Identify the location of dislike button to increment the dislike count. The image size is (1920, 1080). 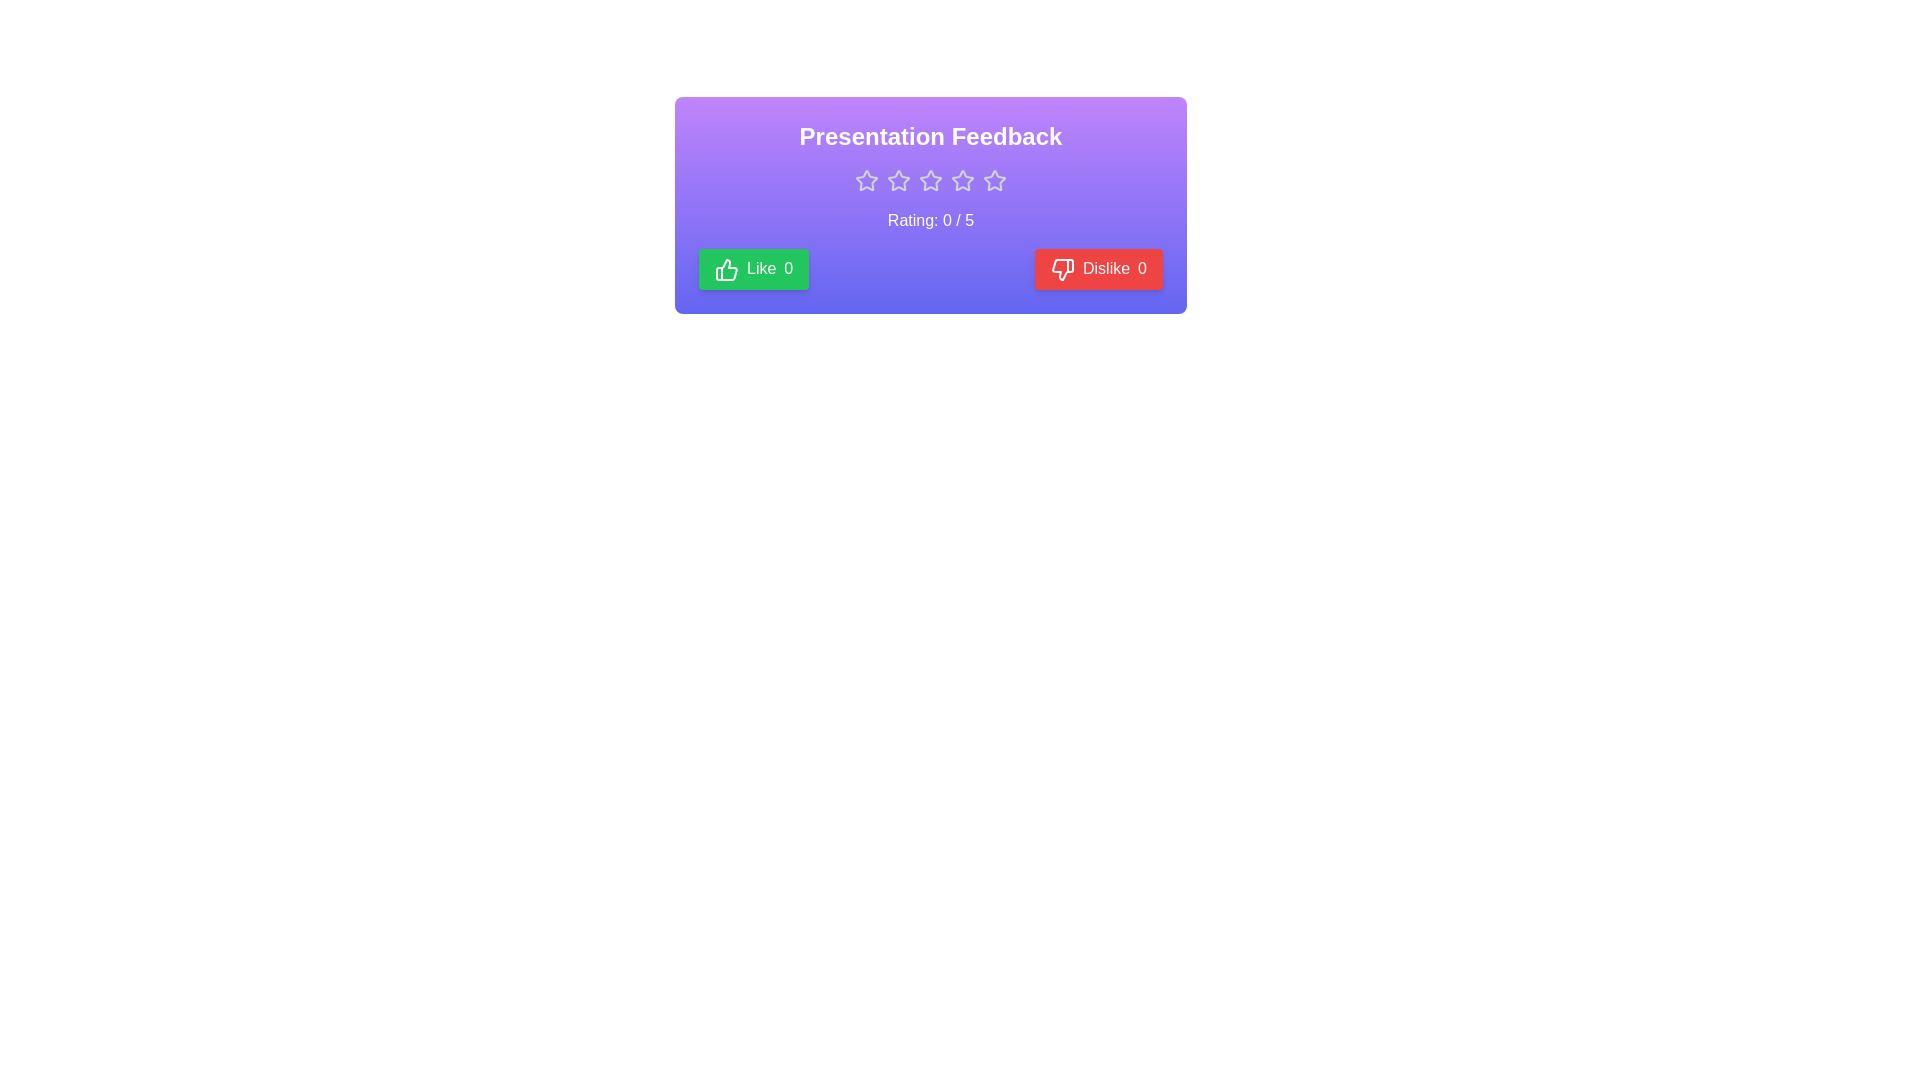
(1098, 268).